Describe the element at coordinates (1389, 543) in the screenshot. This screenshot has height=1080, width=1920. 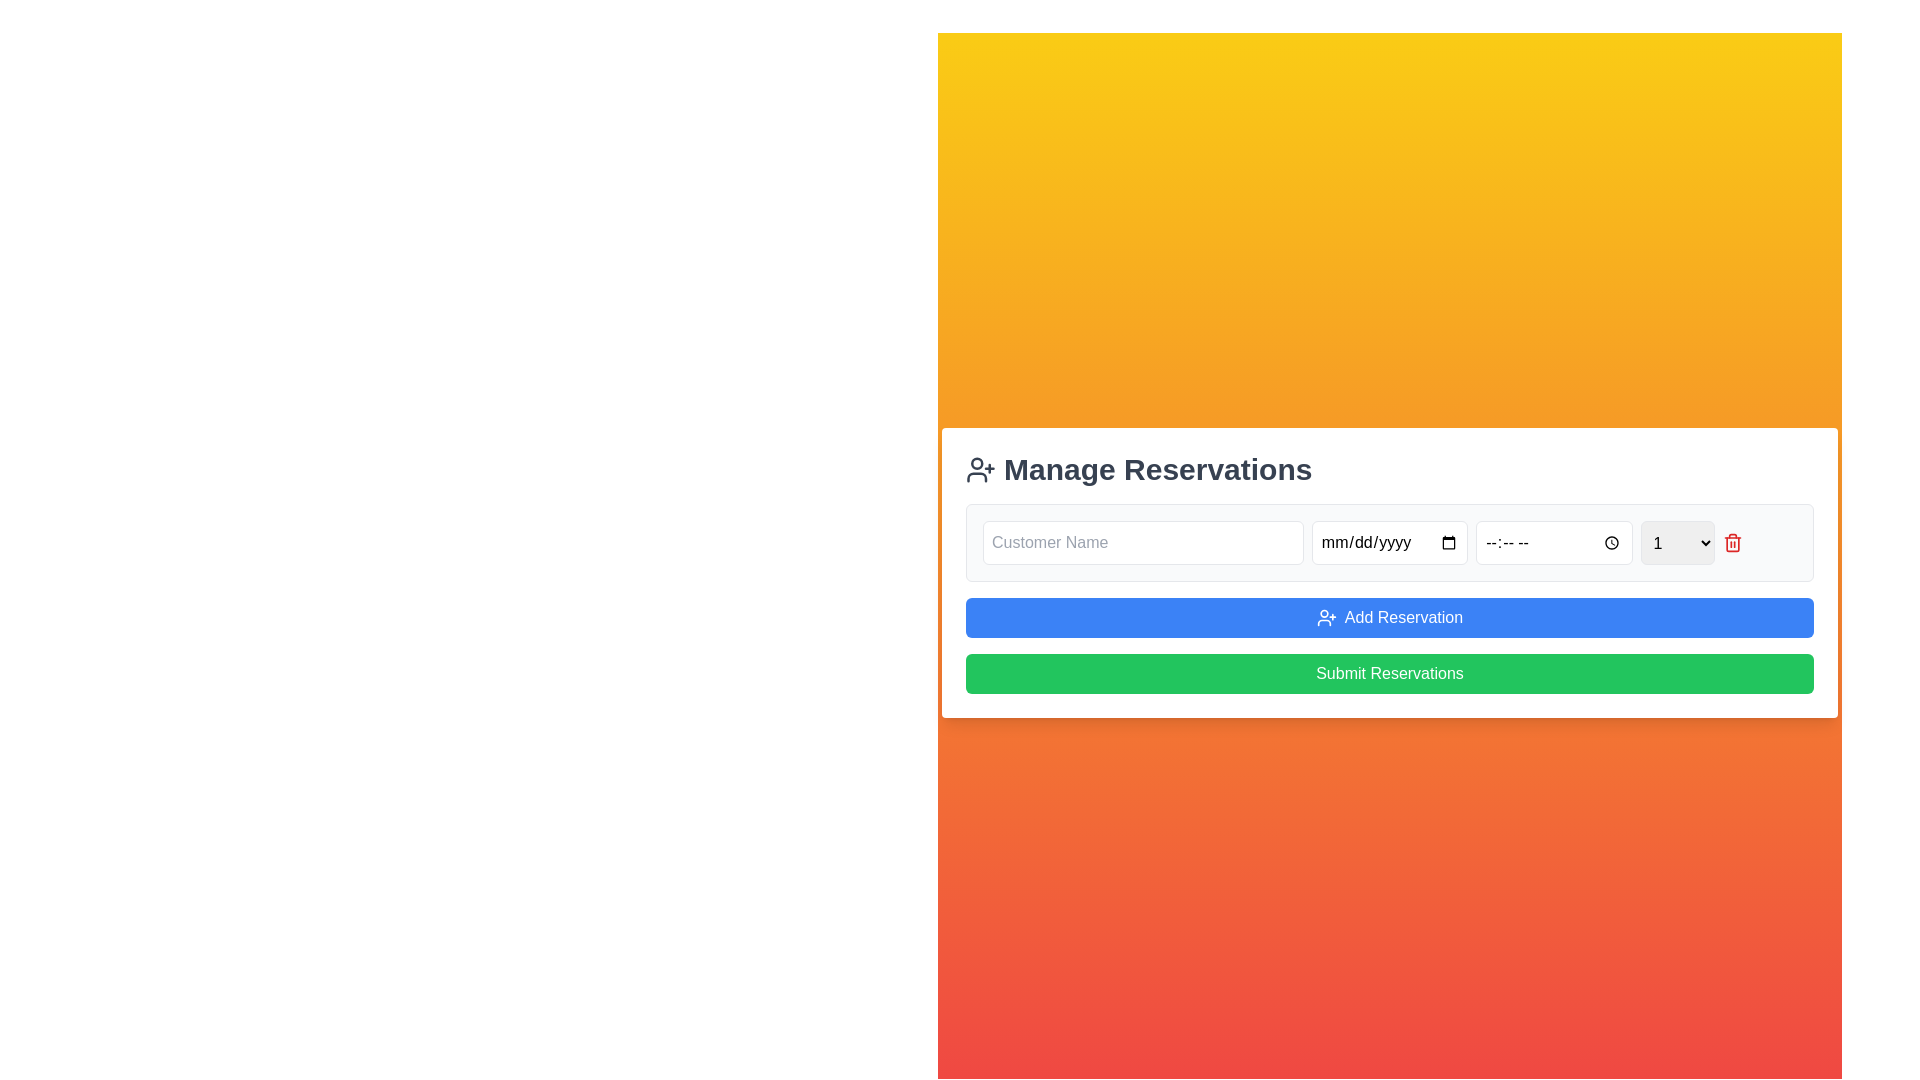
I see `the Date input field` at that location.